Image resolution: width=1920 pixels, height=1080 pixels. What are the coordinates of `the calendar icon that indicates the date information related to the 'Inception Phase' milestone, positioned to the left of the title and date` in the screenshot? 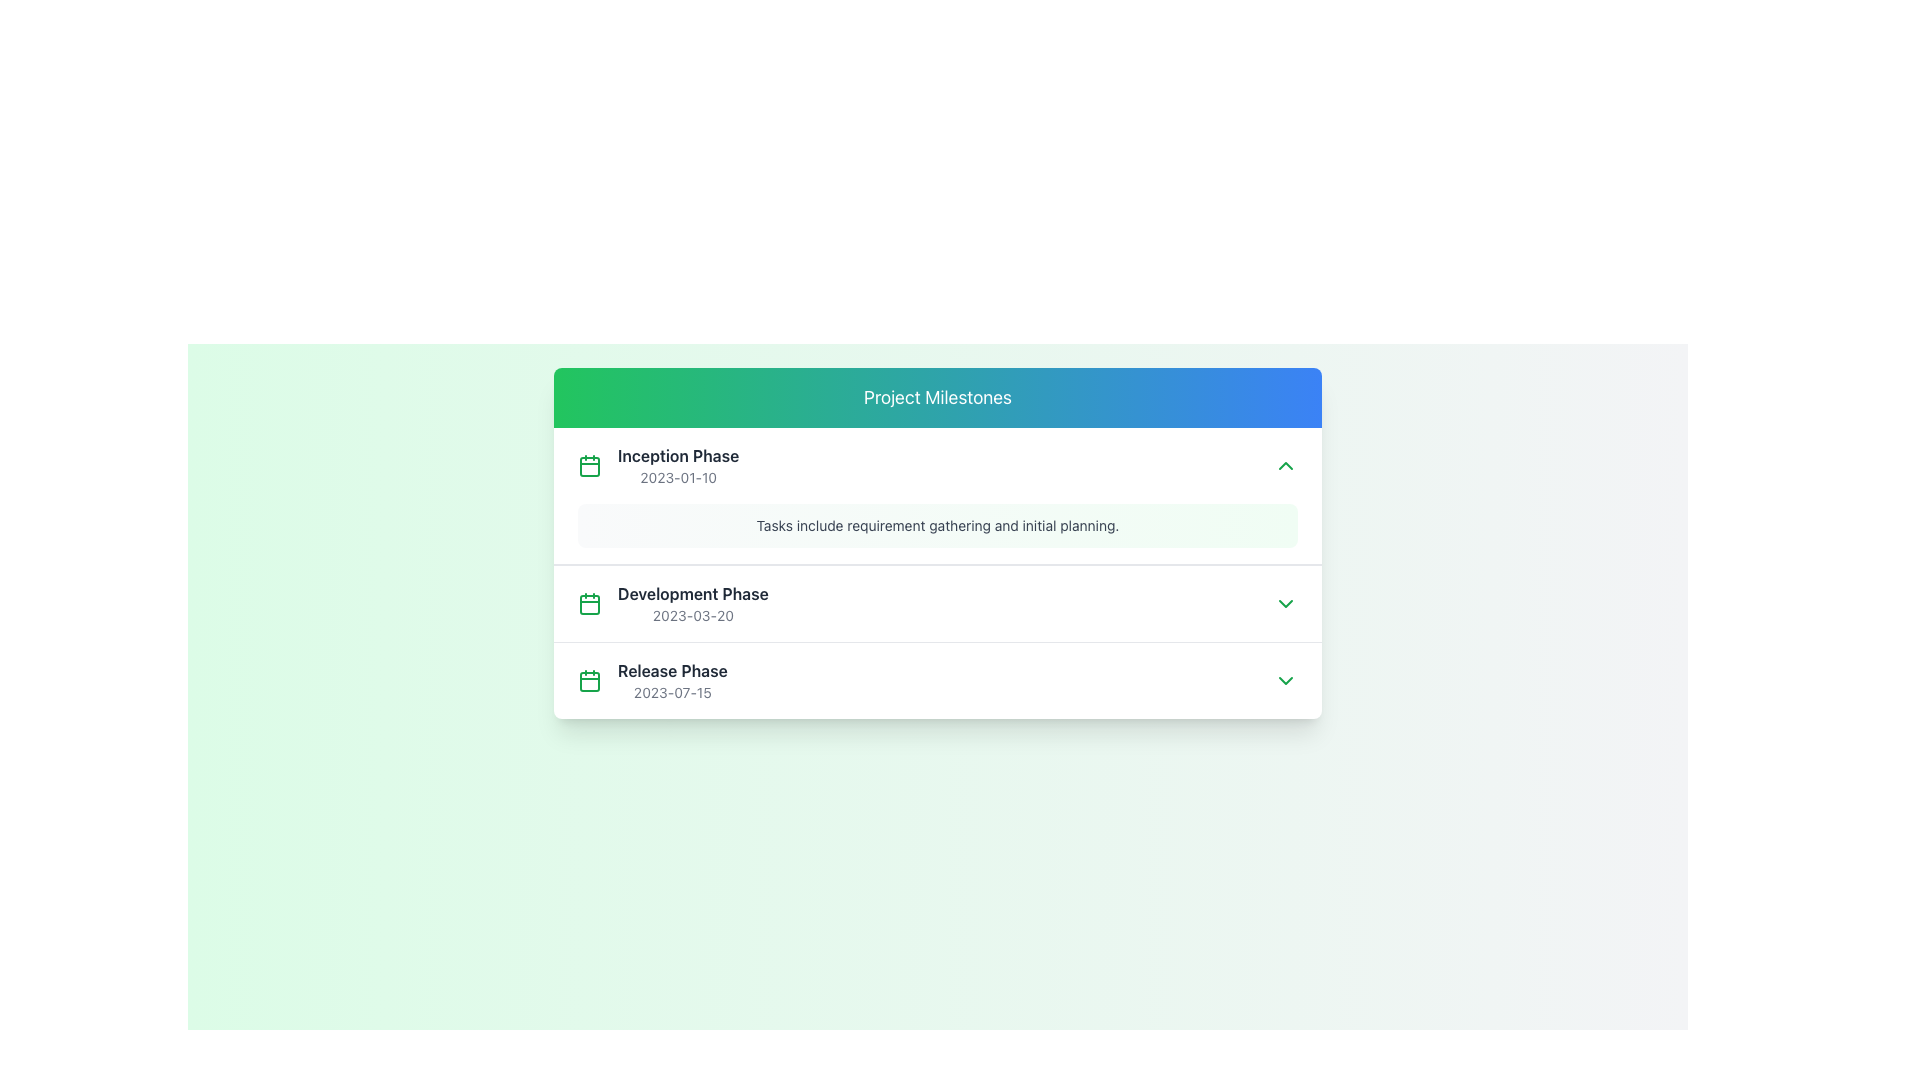 It's located at (589, 466).